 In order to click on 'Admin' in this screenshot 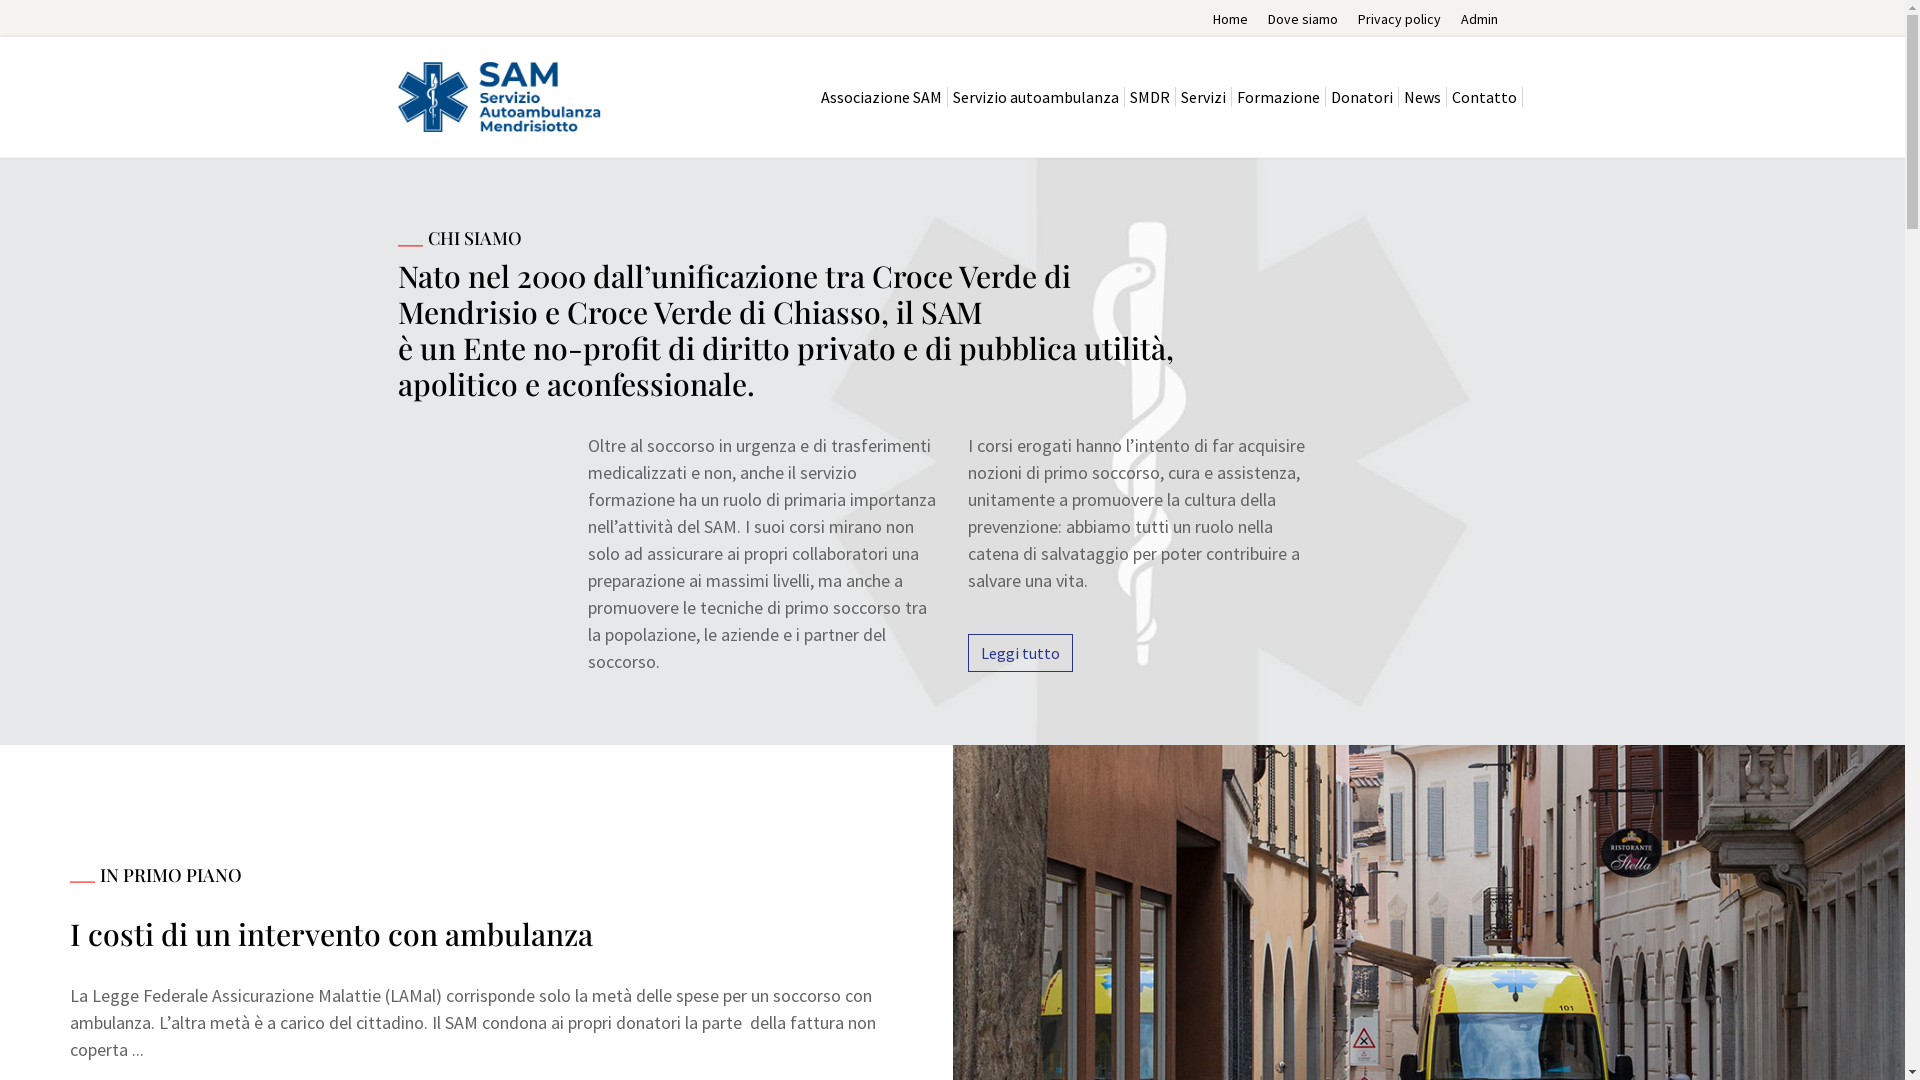, I will do `click(1478, 19)`.